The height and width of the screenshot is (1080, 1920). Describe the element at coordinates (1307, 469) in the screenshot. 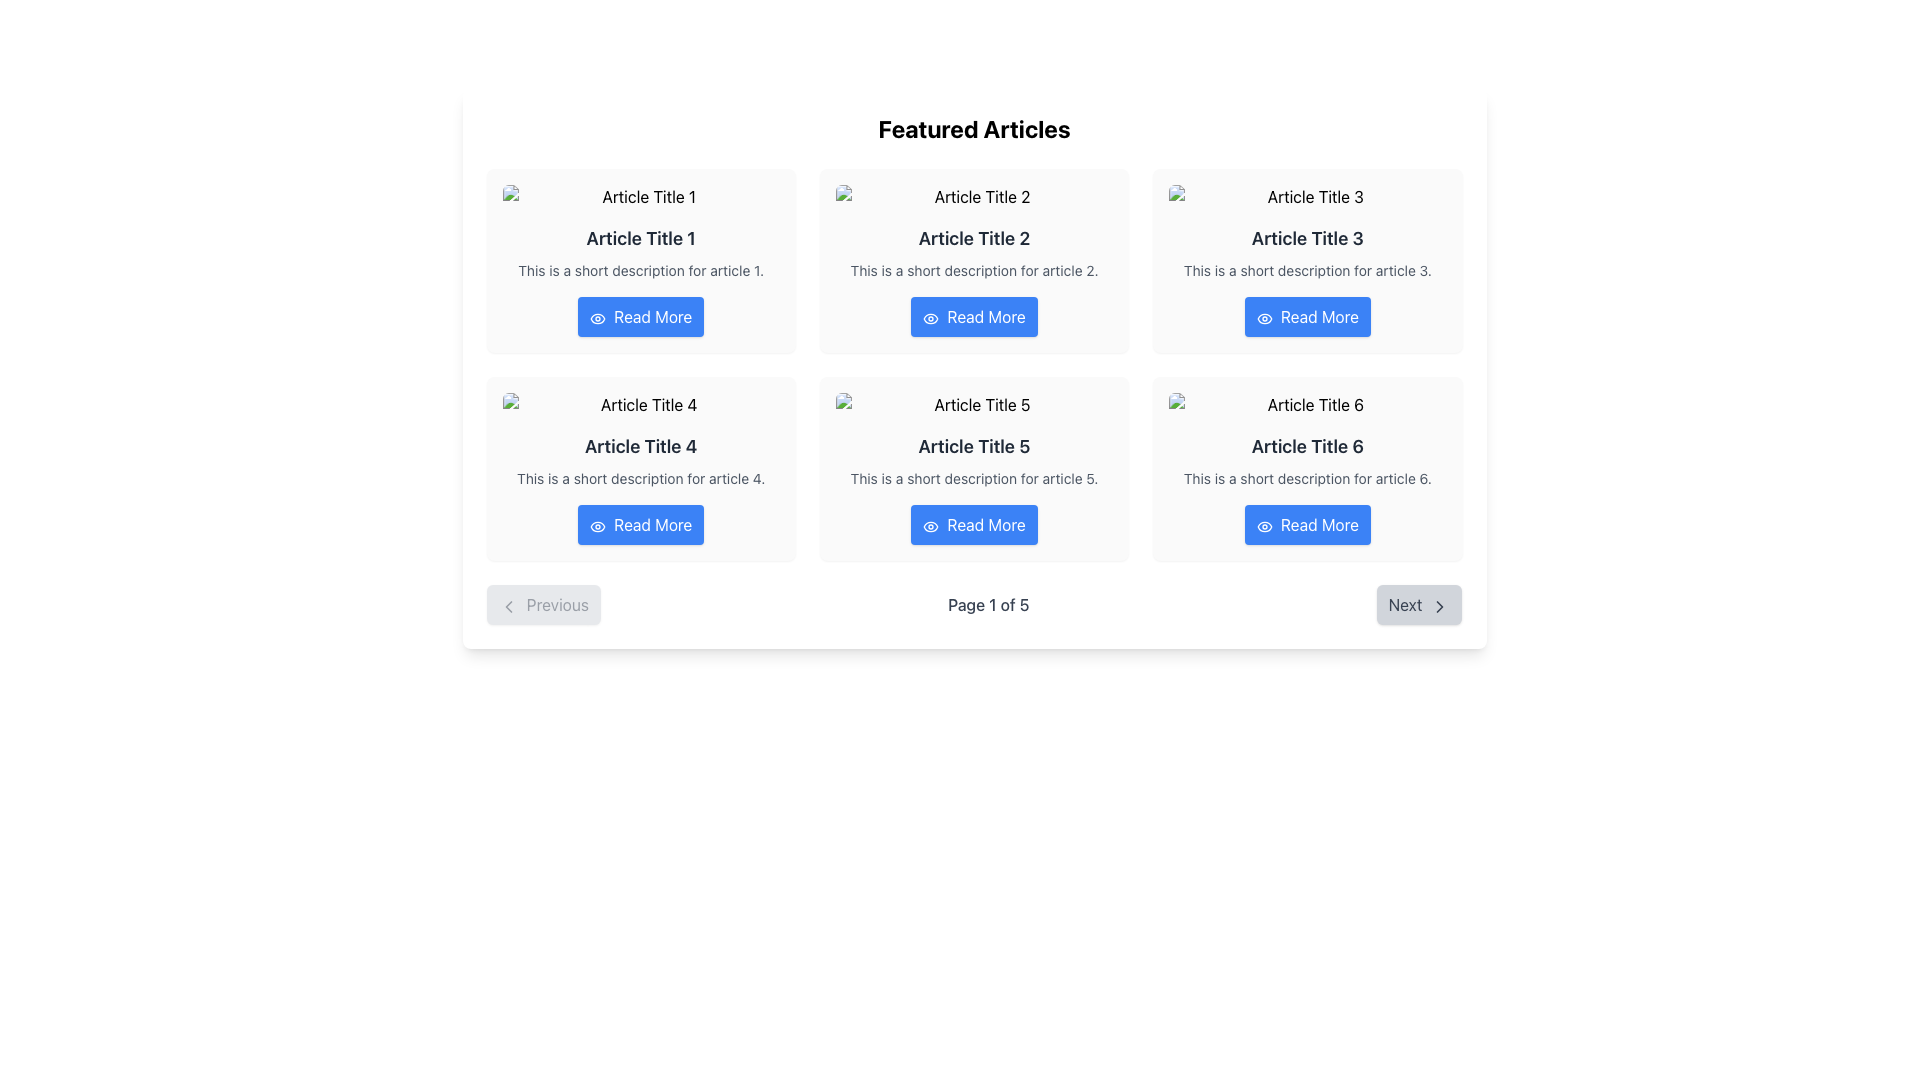

I see `the 'Read More' button on the article preview card located in the third column of the second row of the grid layout` at that location.